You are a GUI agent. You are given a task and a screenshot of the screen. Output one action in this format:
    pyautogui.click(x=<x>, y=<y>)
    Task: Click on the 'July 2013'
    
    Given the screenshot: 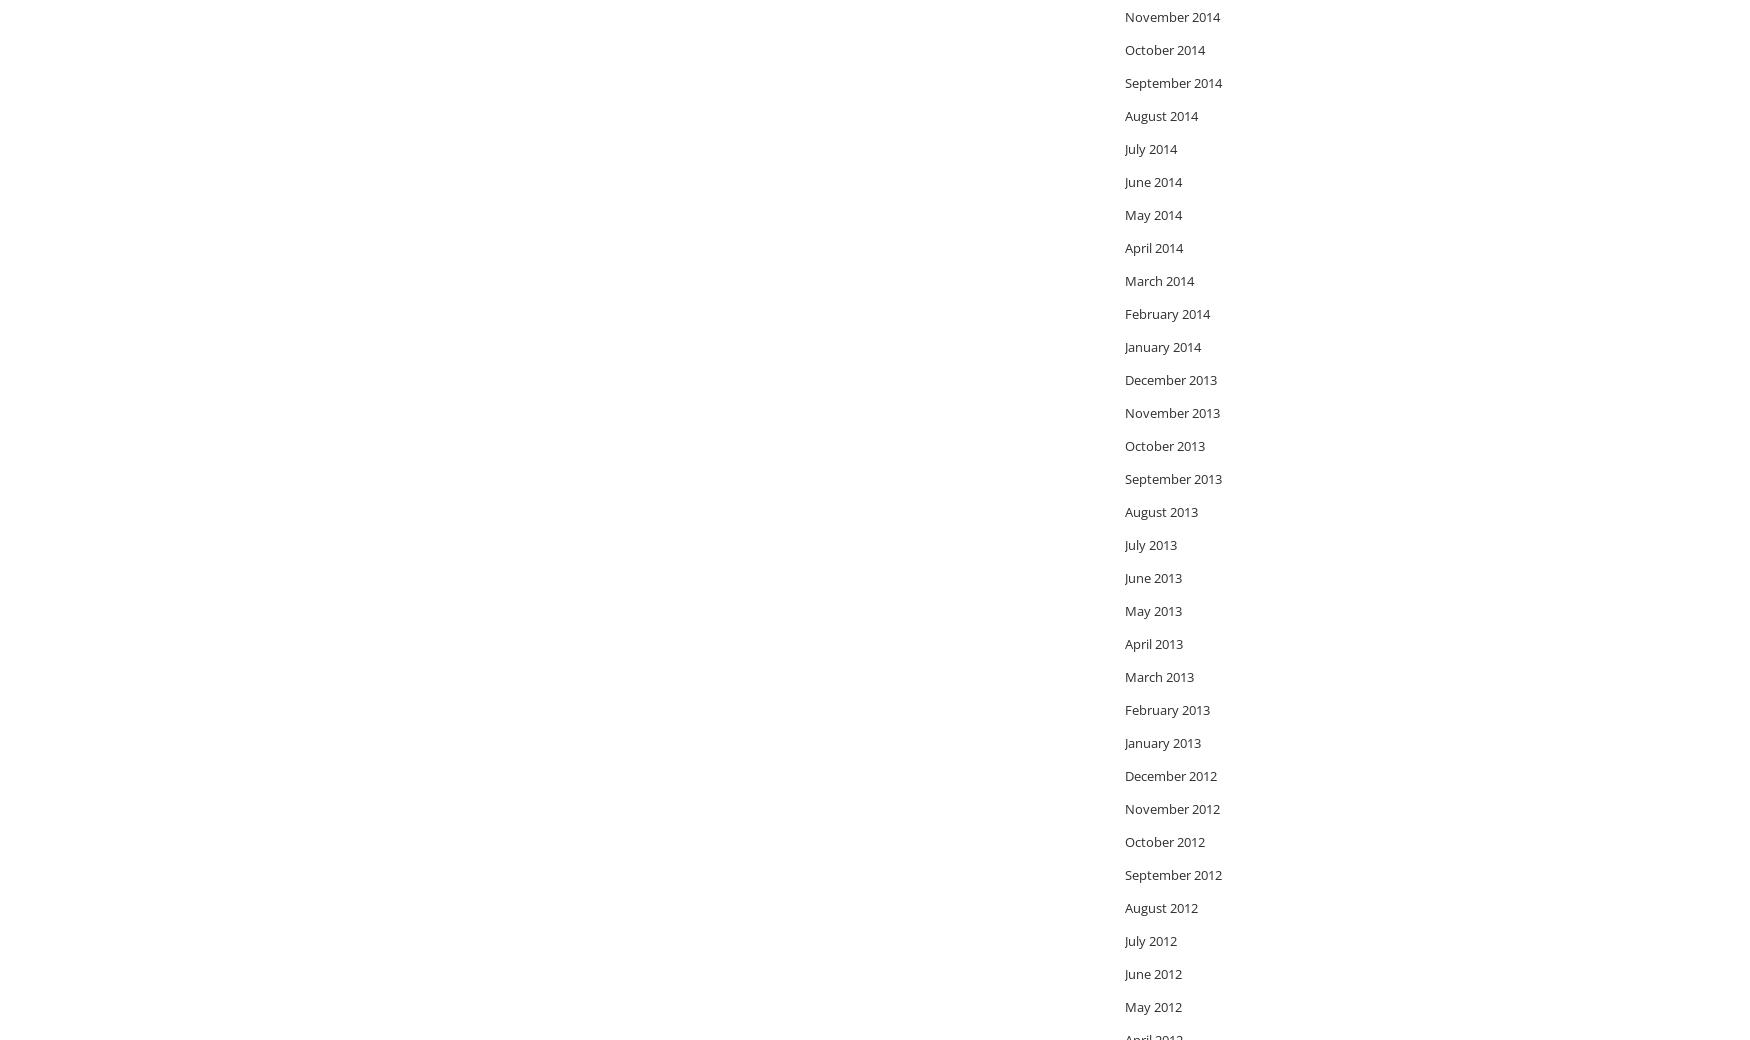 What is the action you would take?
    pyautogui.click(x=1149, y=543)
    